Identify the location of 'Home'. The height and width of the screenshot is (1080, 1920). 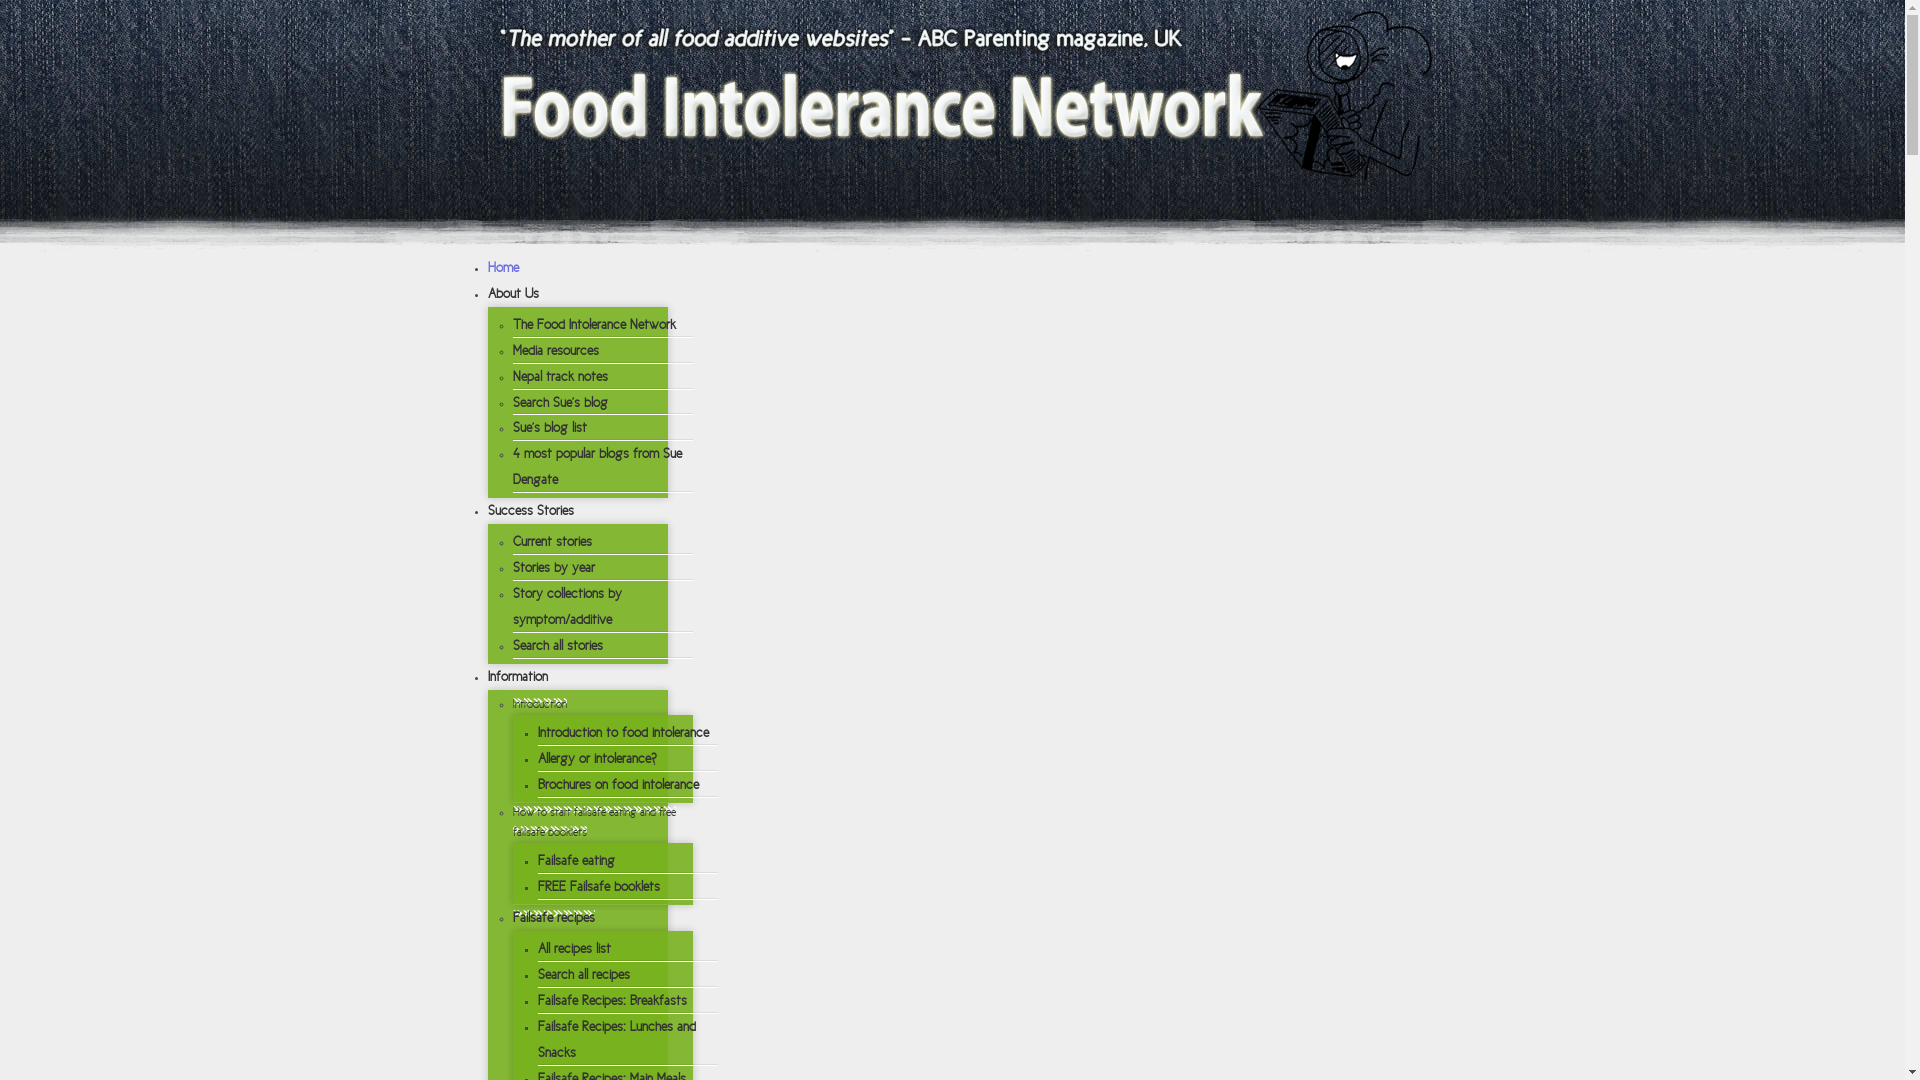
(503, 266).